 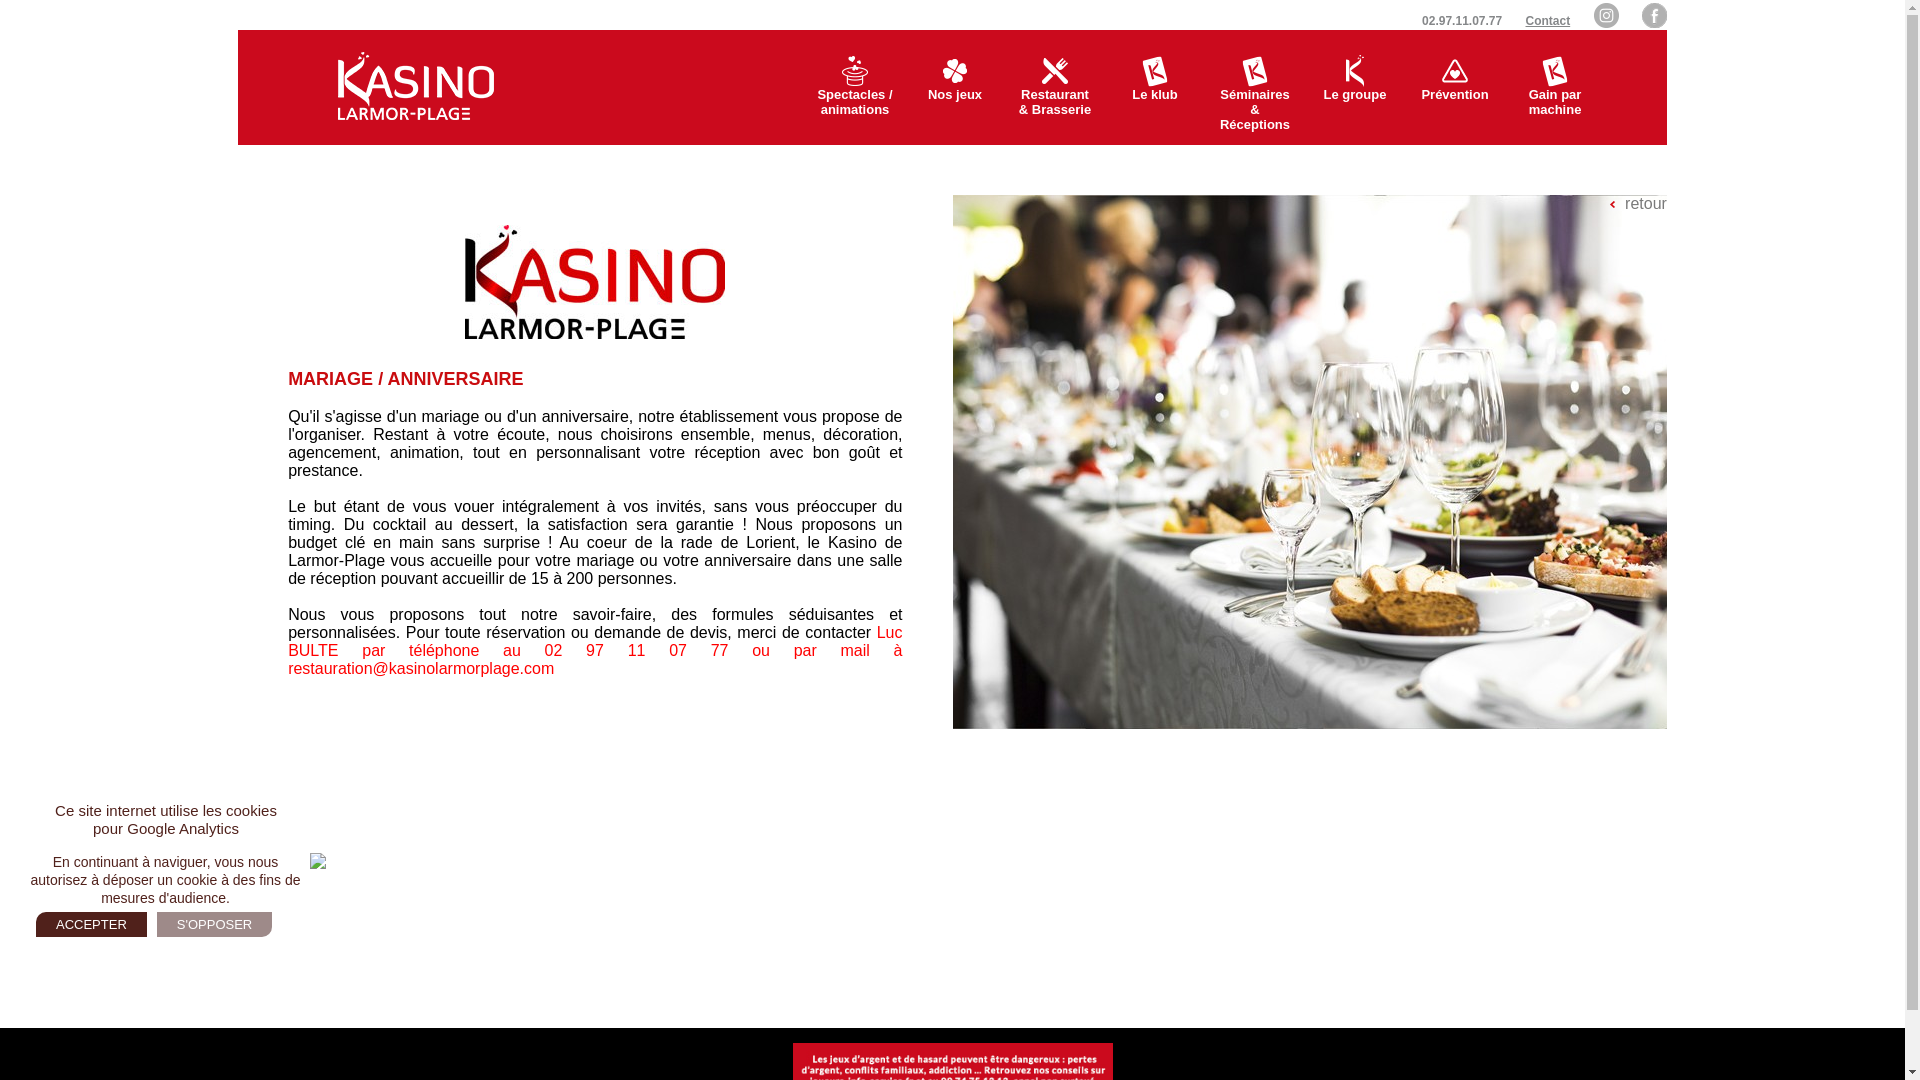 I want to click on 'Le klub', so click(x=1155, y=86).